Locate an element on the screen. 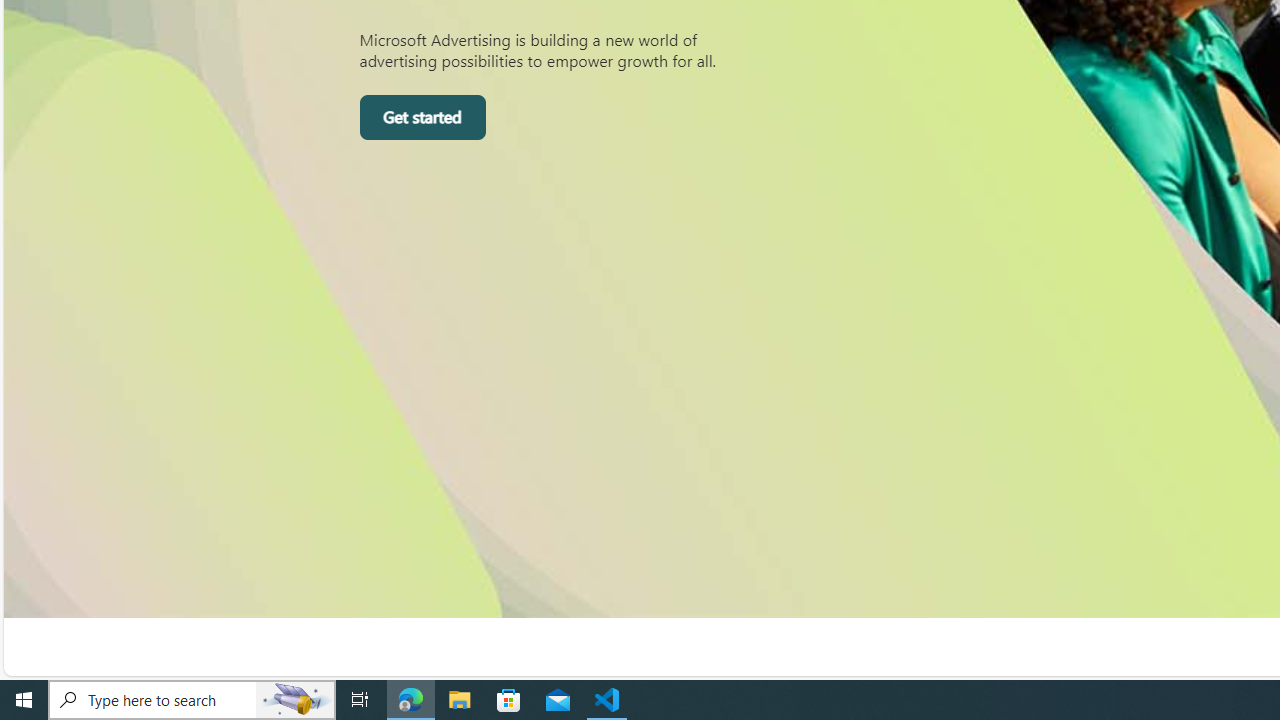 This screenshot has width=1280, height=720. 'Get started' is located at coordinates (421, 118).